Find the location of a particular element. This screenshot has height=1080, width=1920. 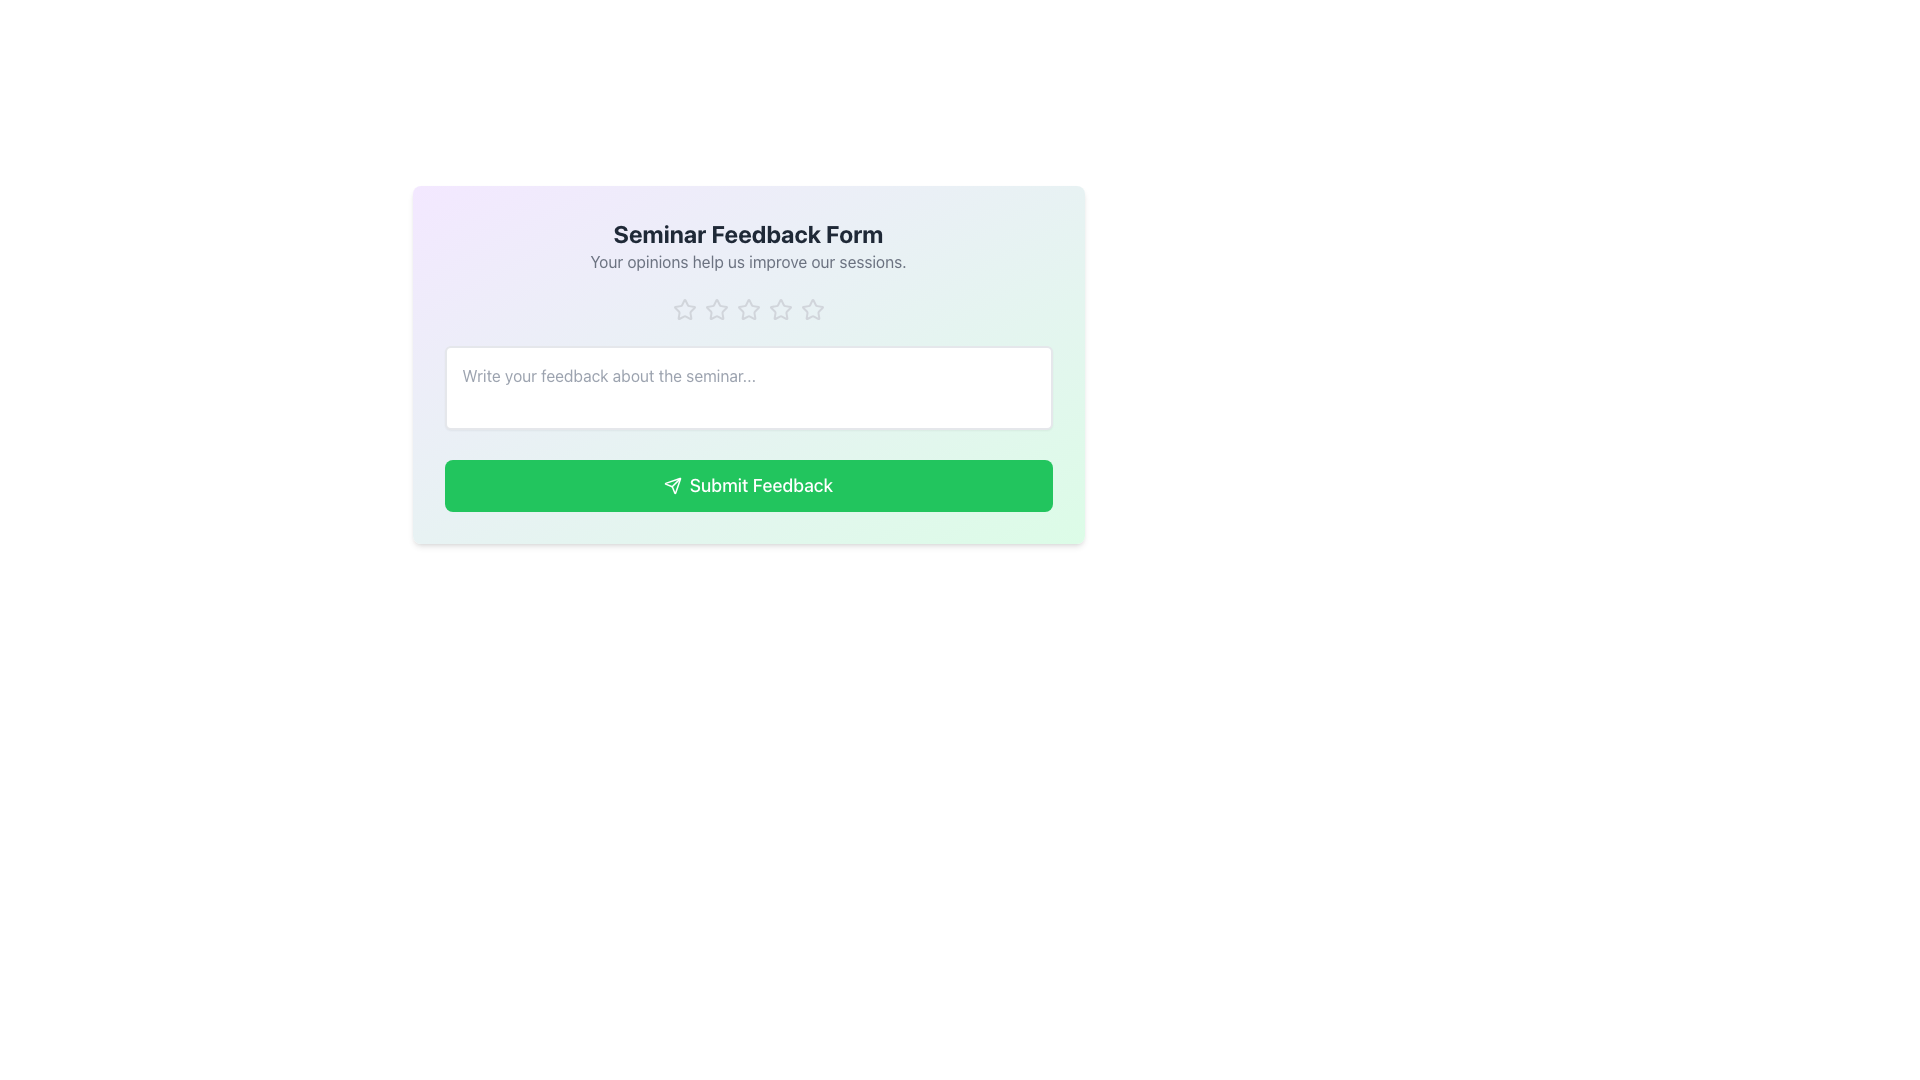

the submit button located at the bottom of the 'Seminar Feedback Form' is located at coordinates (747, 486).